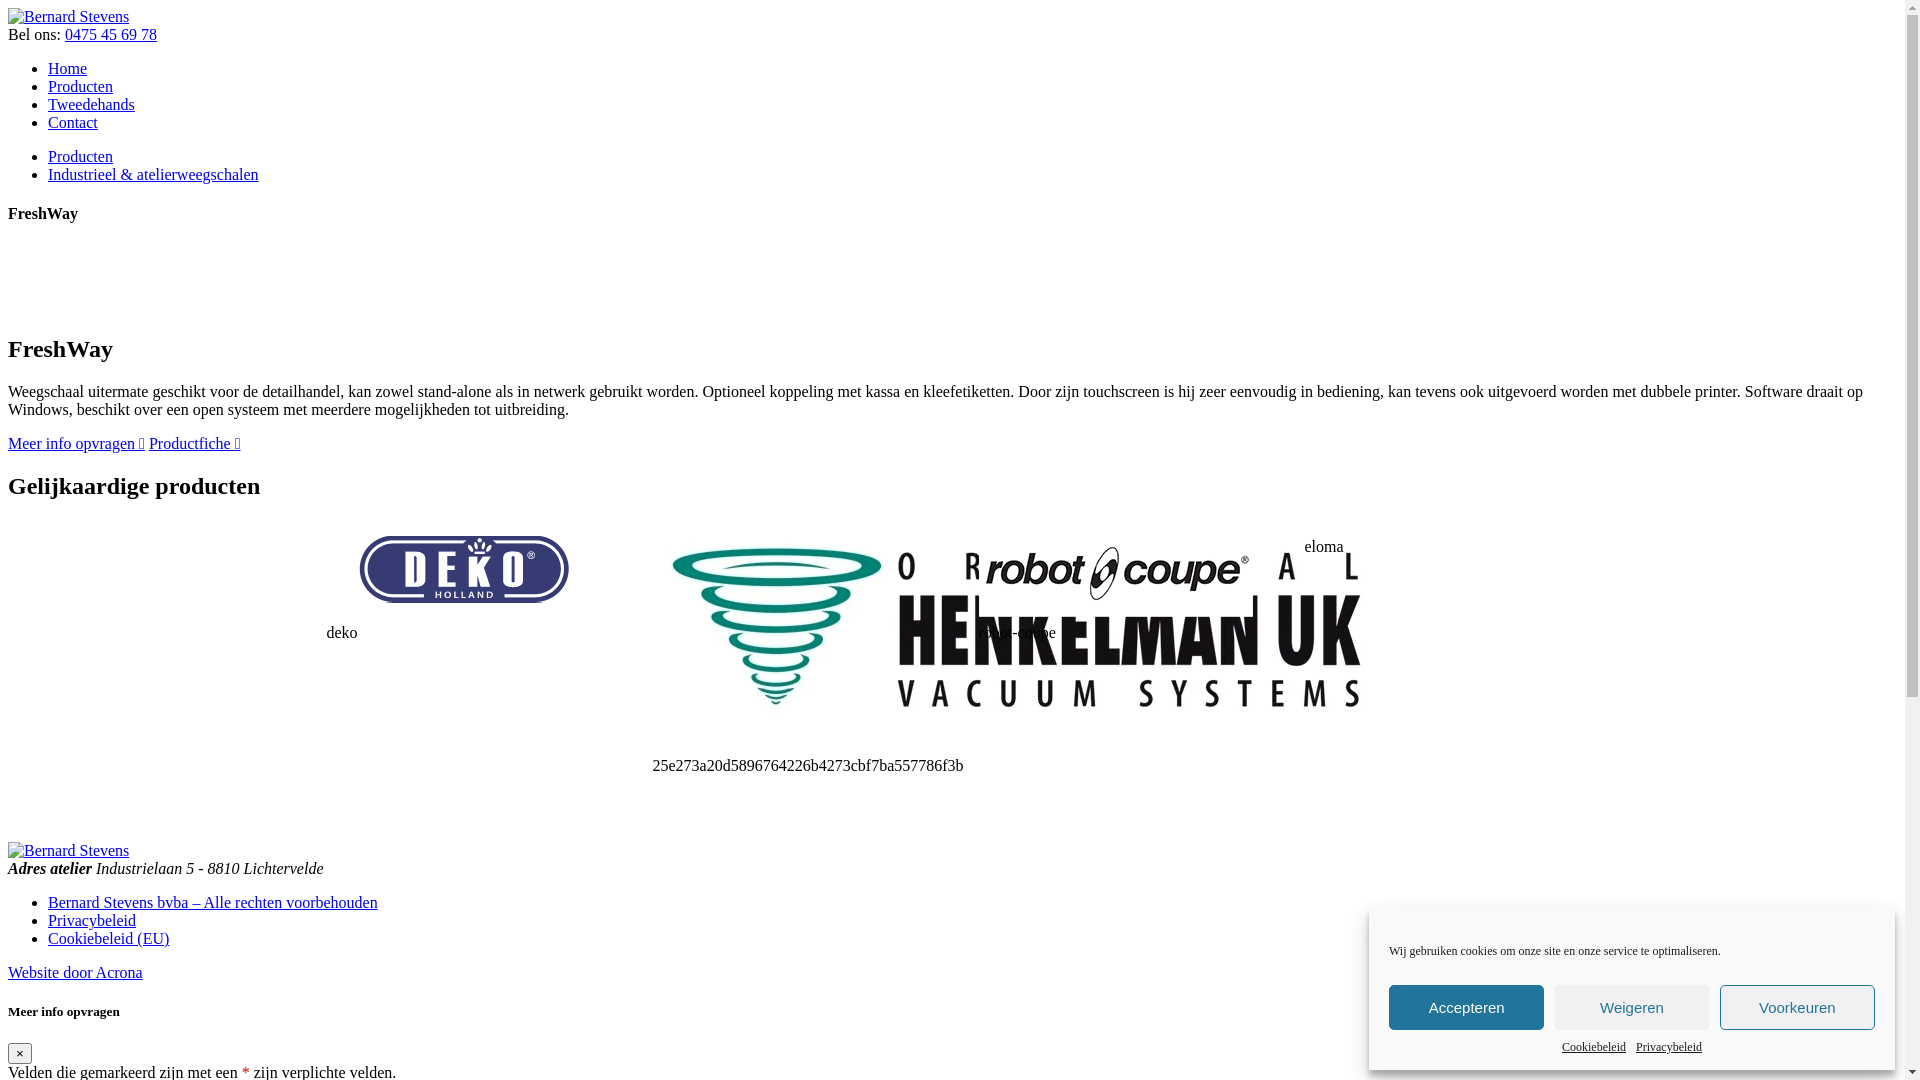  Describe the element at coordinates (76, 442) in the screenshot. I see `'Meer info opvragen'` at that location.